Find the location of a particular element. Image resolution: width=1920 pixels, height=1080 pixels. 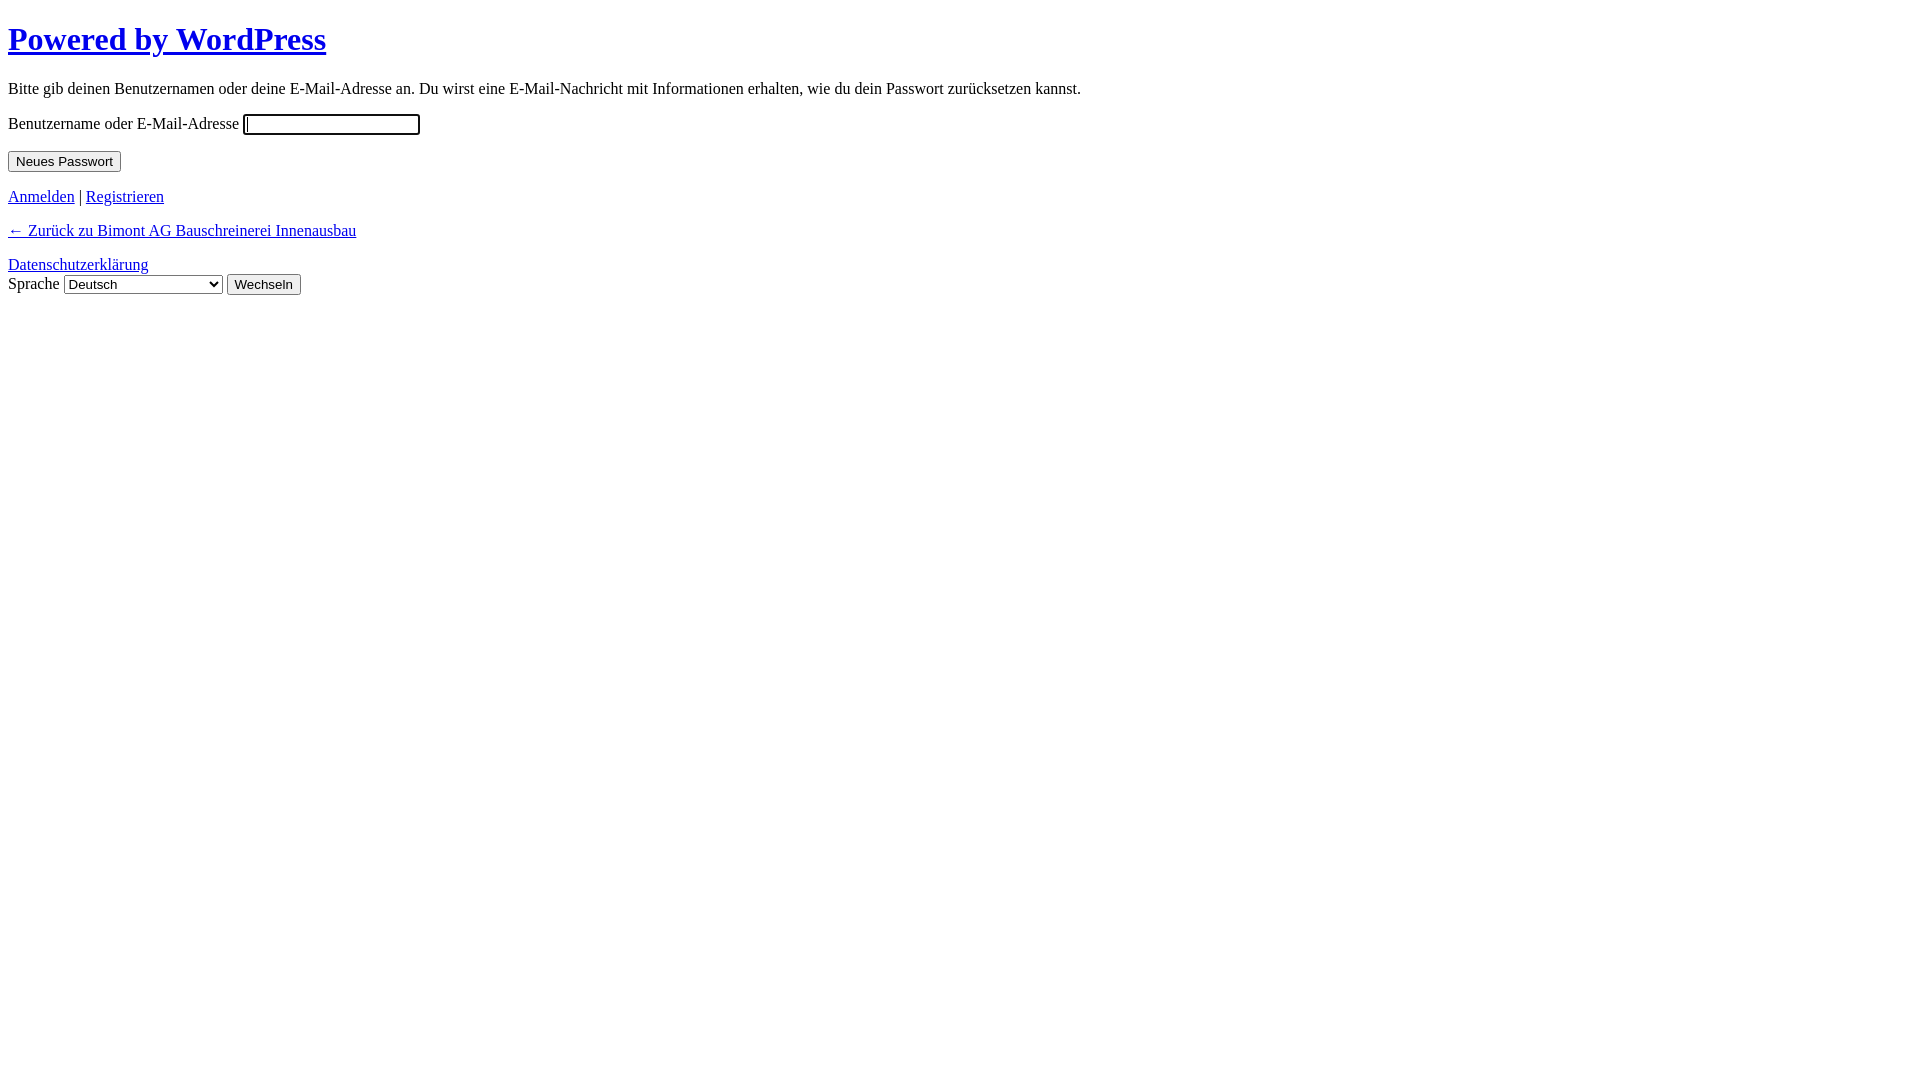

'Wechseln' is located at coordinates (226, 284).